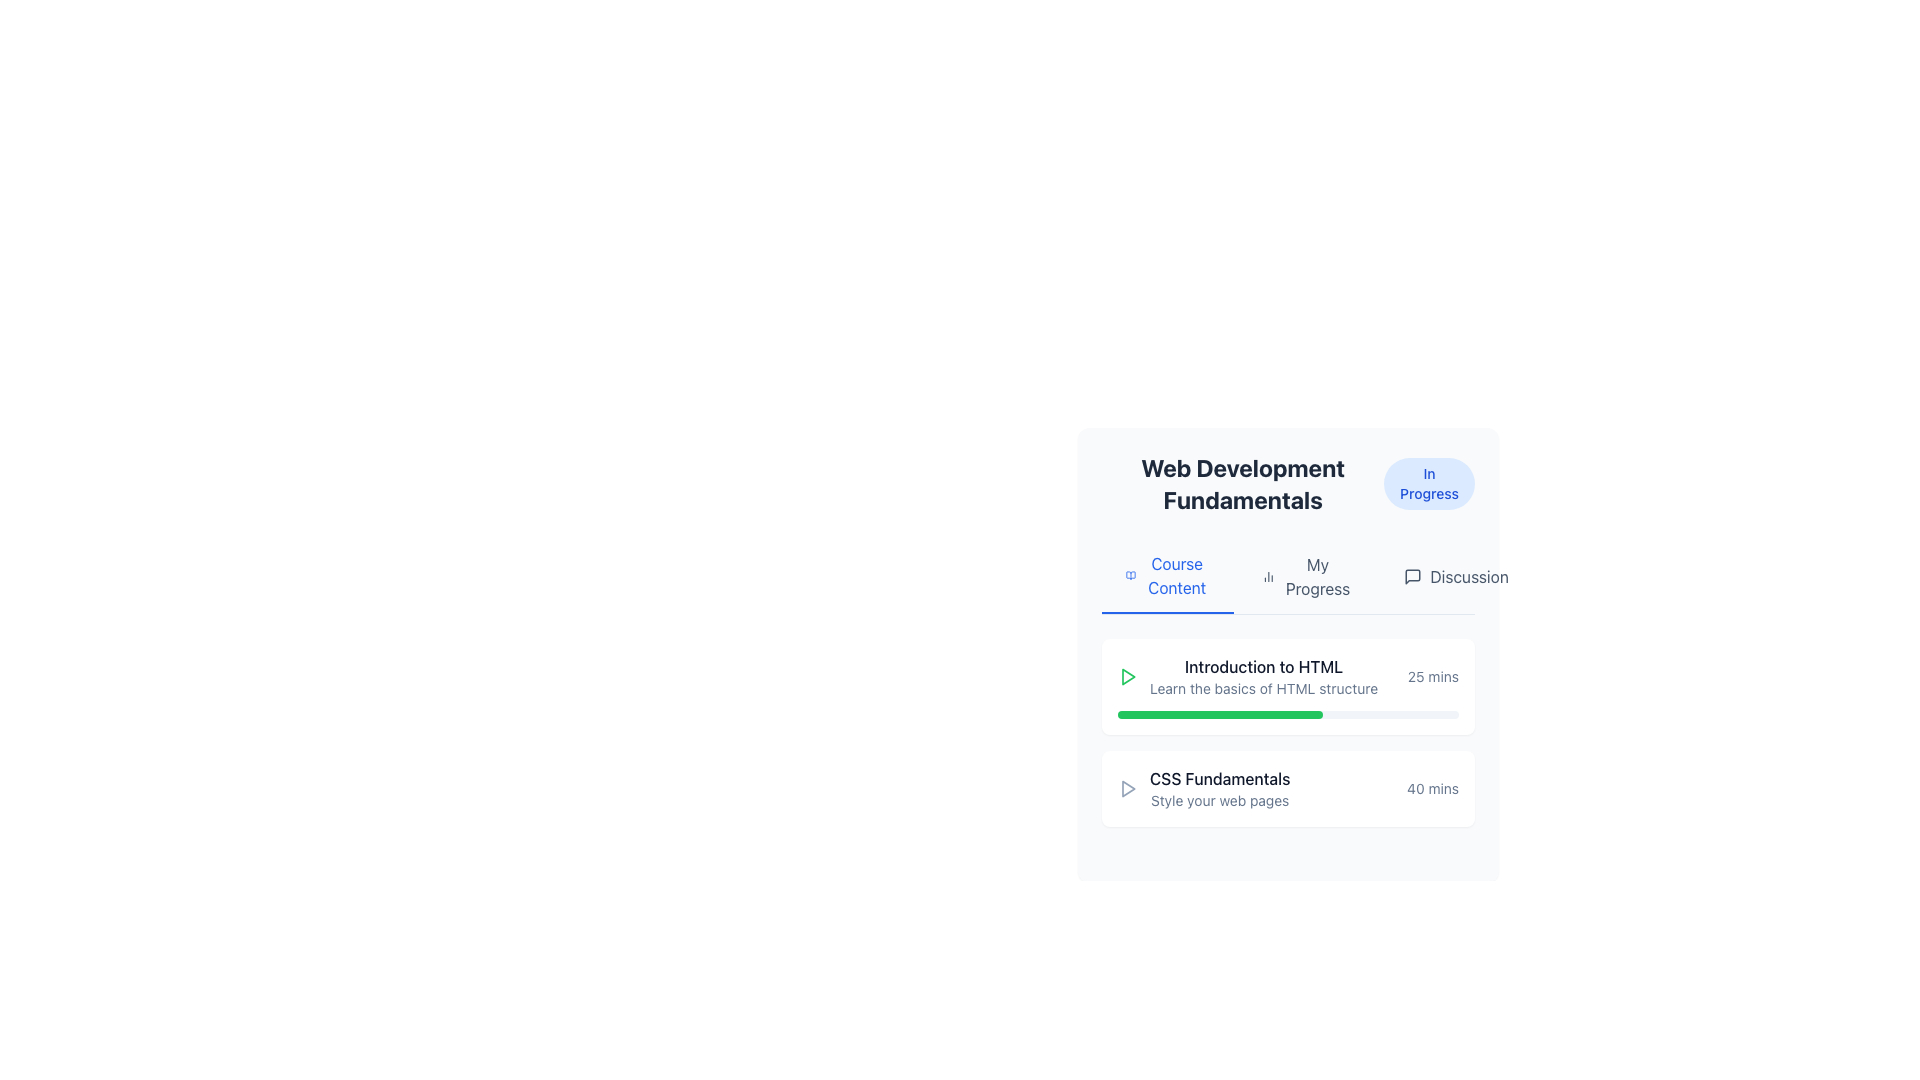 Image resolution: width=1920 pixels, height=1080 pixels. What do you see at coordinates (1288, 577) in the screenshot?
I see `the 'My Progress' tab item in the navigation bar` at bounding box center [1288, 577].